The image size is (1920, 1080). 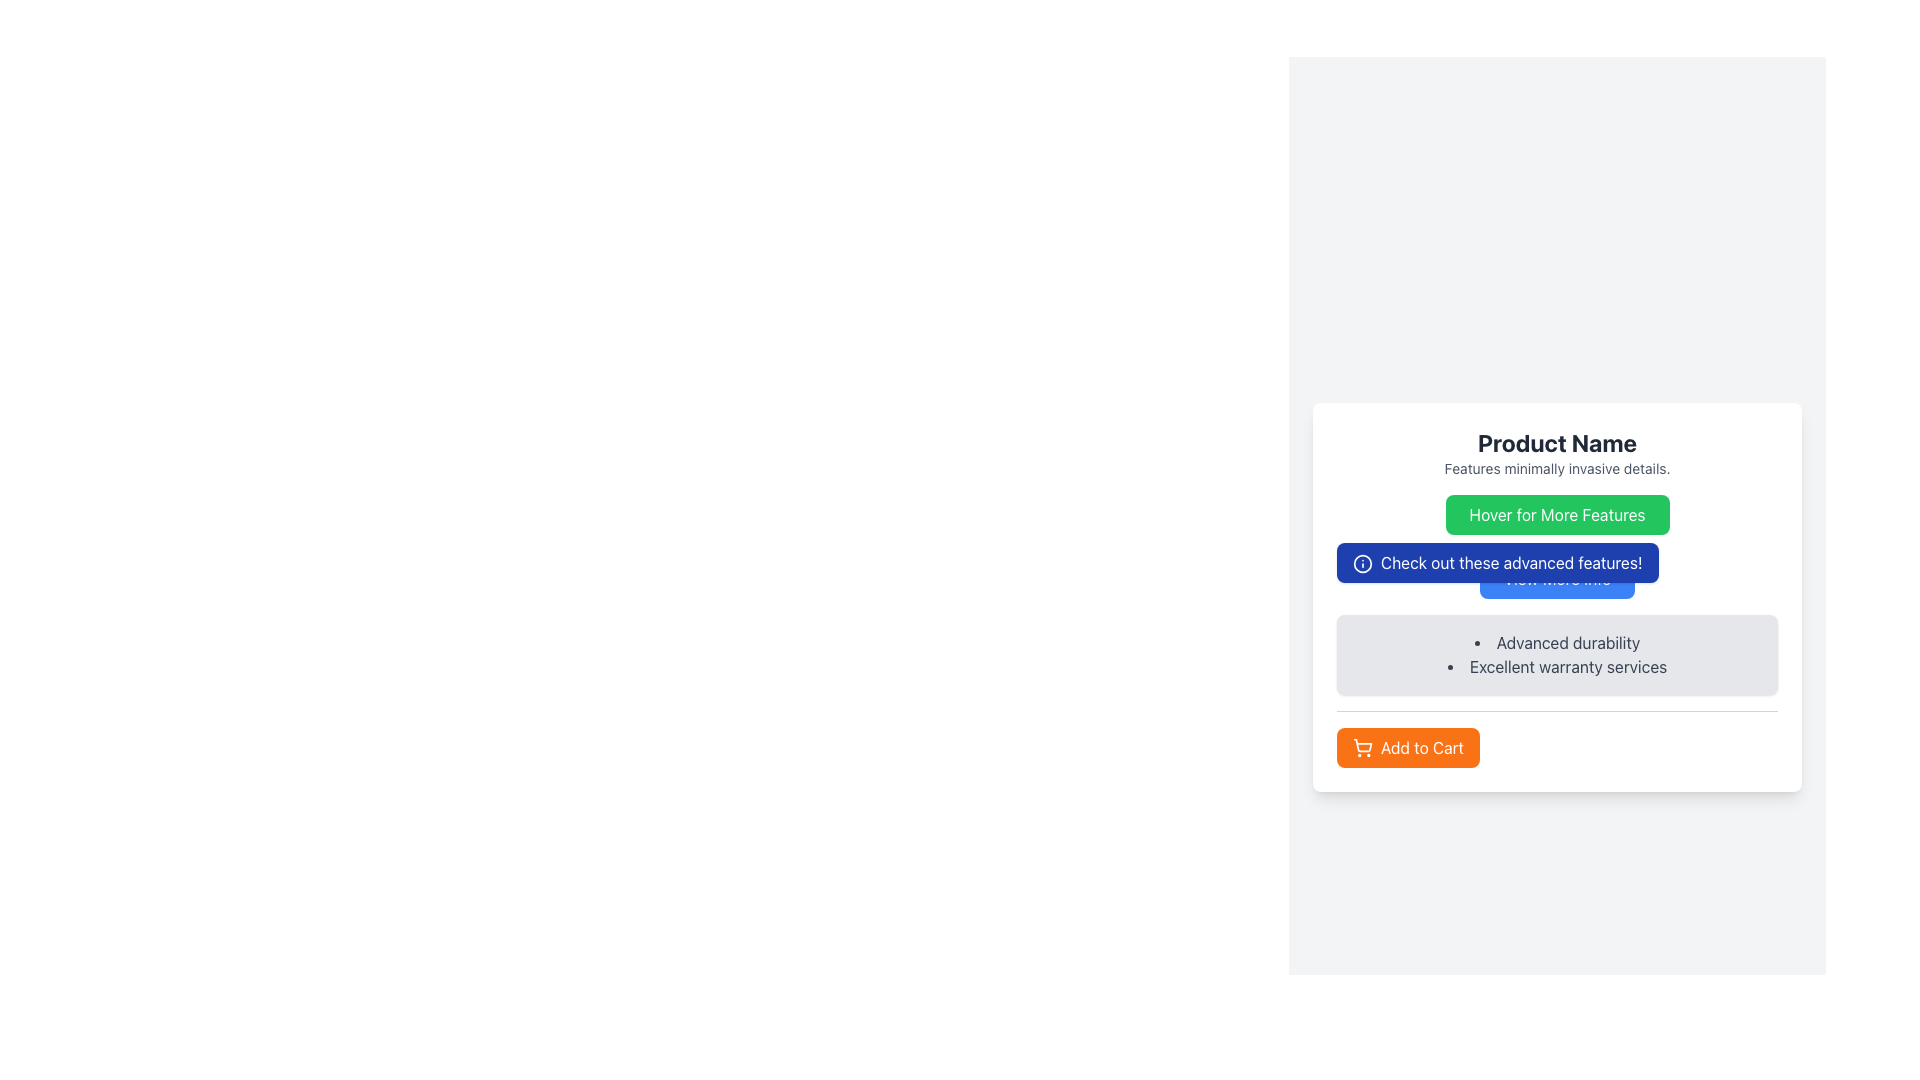 What do you see at coordinates (1407, 747) in the screenshot?
I see `the 'Add to Cart' button with a bright orange background, white text, and a shopping cart icon` at bounding box center [1407, 747].